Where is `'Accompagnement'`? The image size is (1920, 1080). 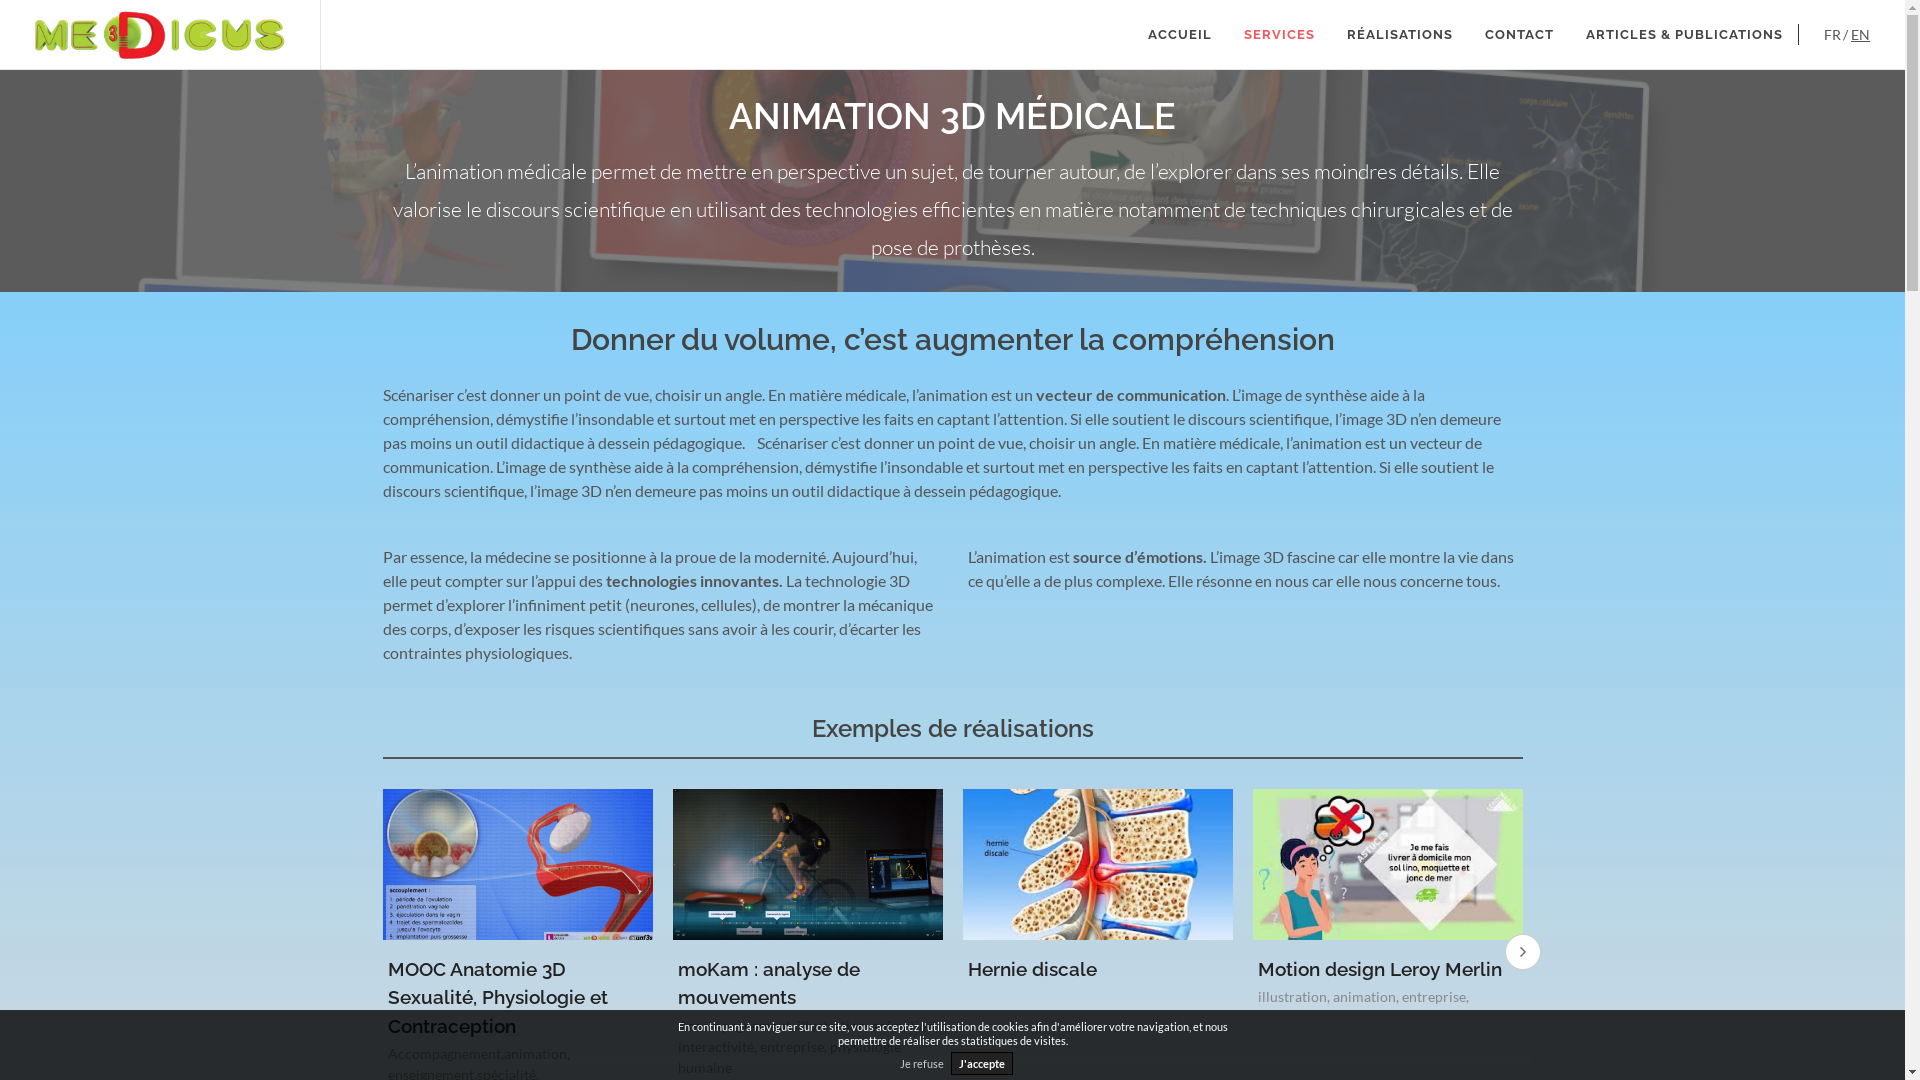
'Accompagnement' is located at coordinates (677, 1025).